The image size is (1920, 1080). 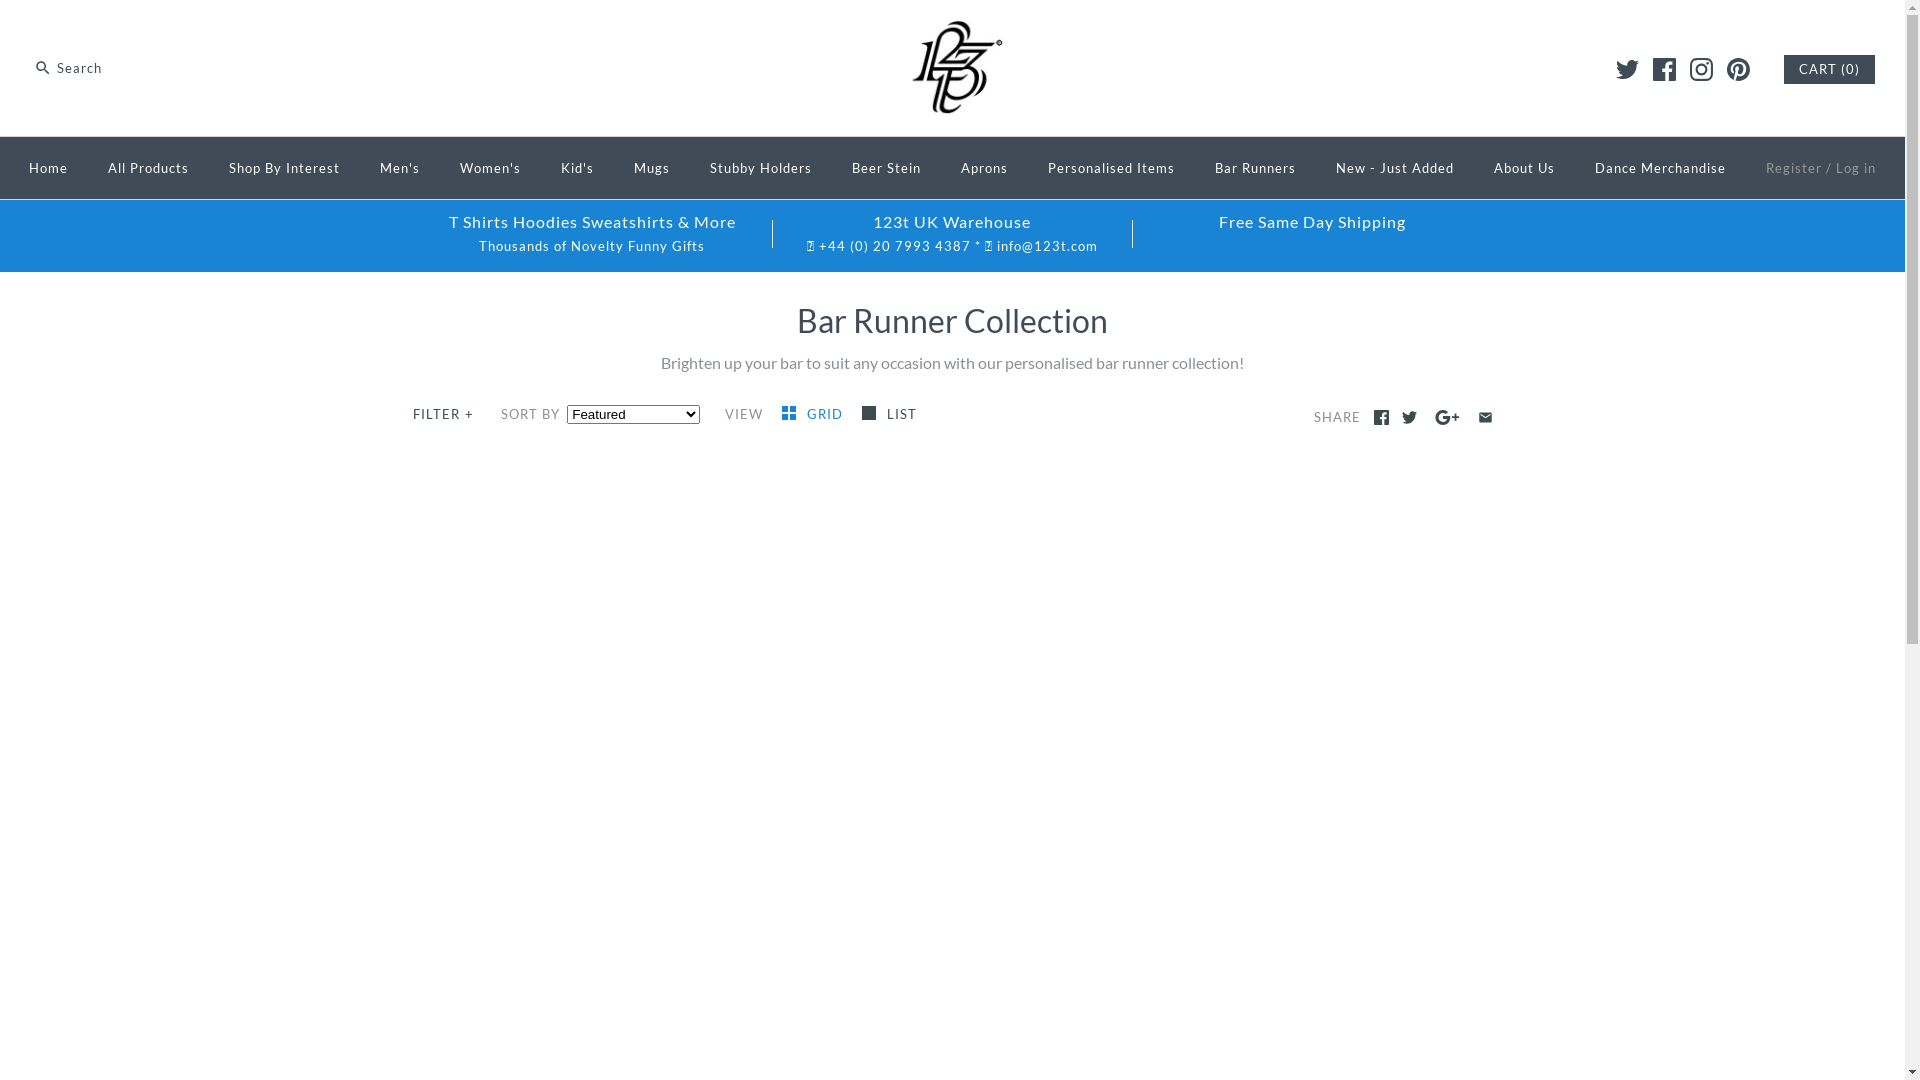 What do you see at coordinates (1148, 1046) in the screenshot?
I see `'Add to Cart'` at bounding box center [1148, 1046].